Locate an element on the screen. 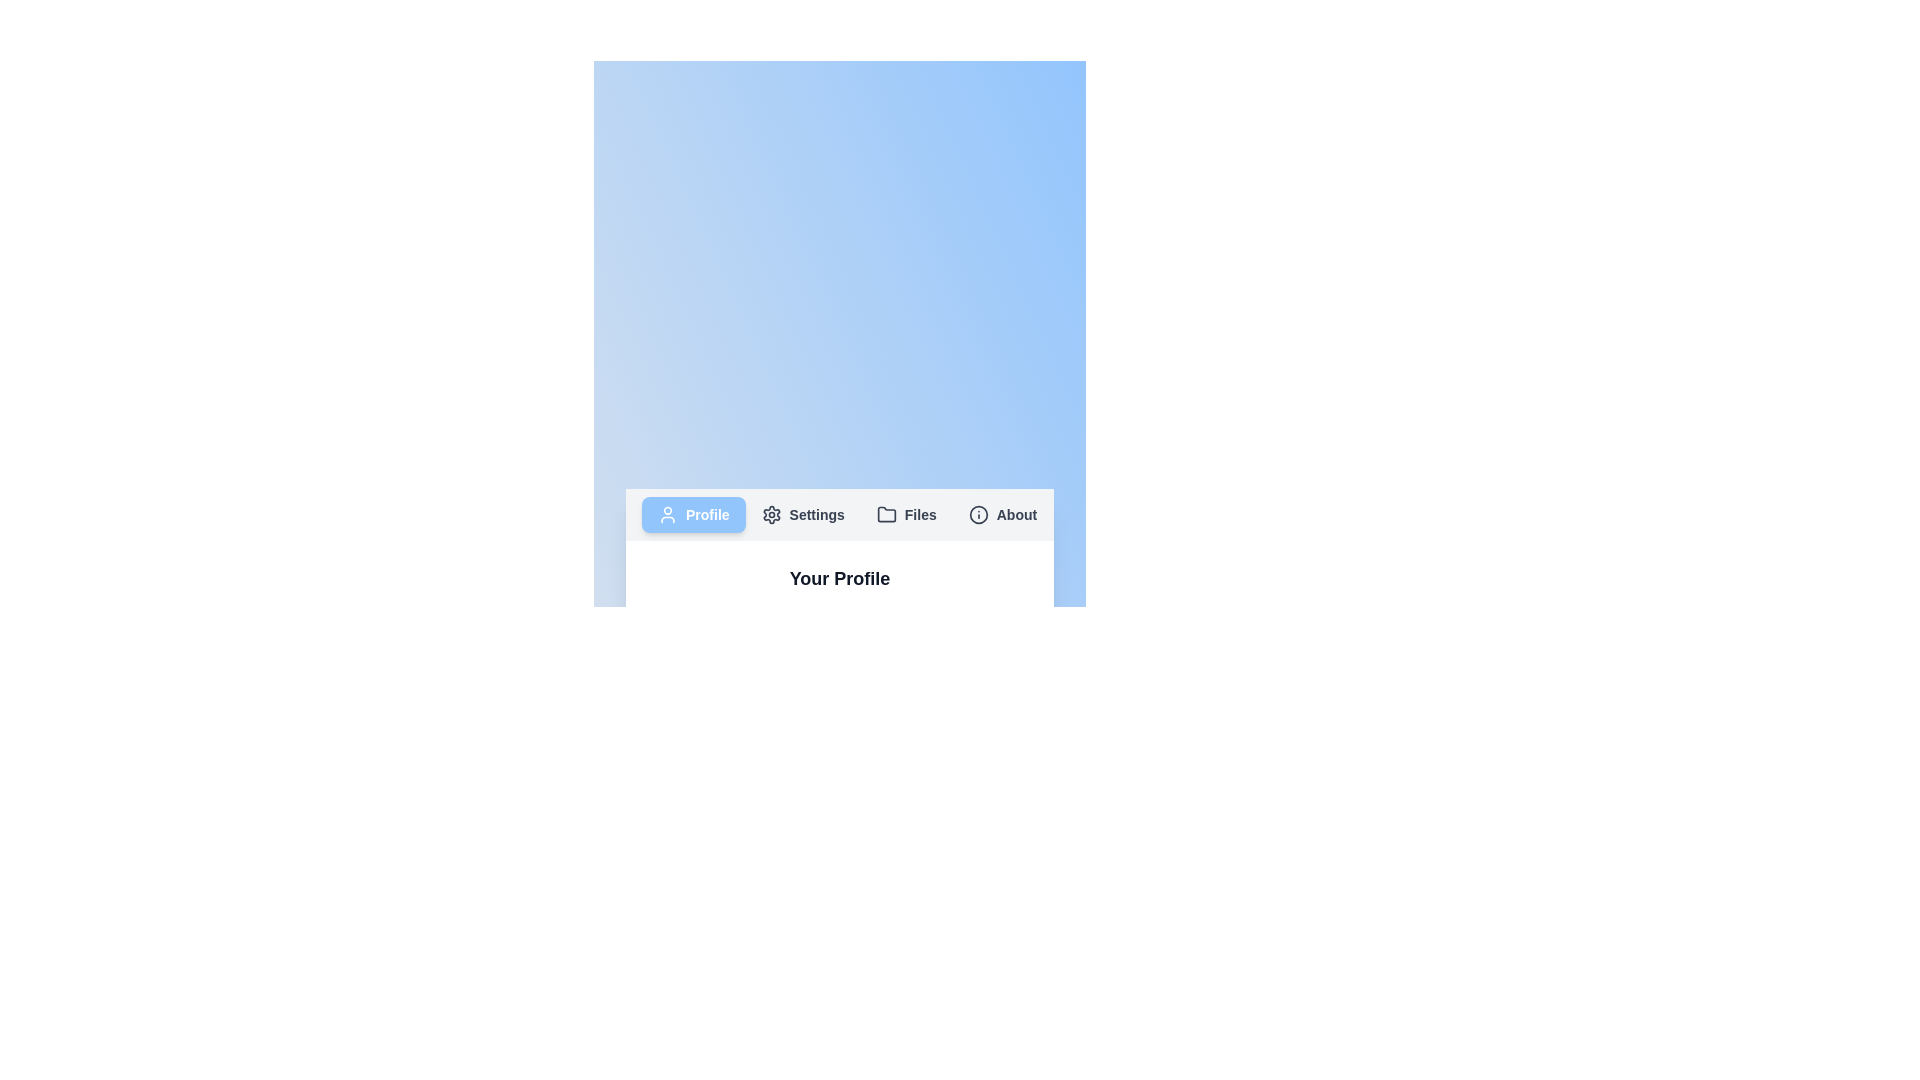 This screenshot has height=1080, width=1920. the central cogwheel feature in the settings icon is located at coordinates (770, 514).